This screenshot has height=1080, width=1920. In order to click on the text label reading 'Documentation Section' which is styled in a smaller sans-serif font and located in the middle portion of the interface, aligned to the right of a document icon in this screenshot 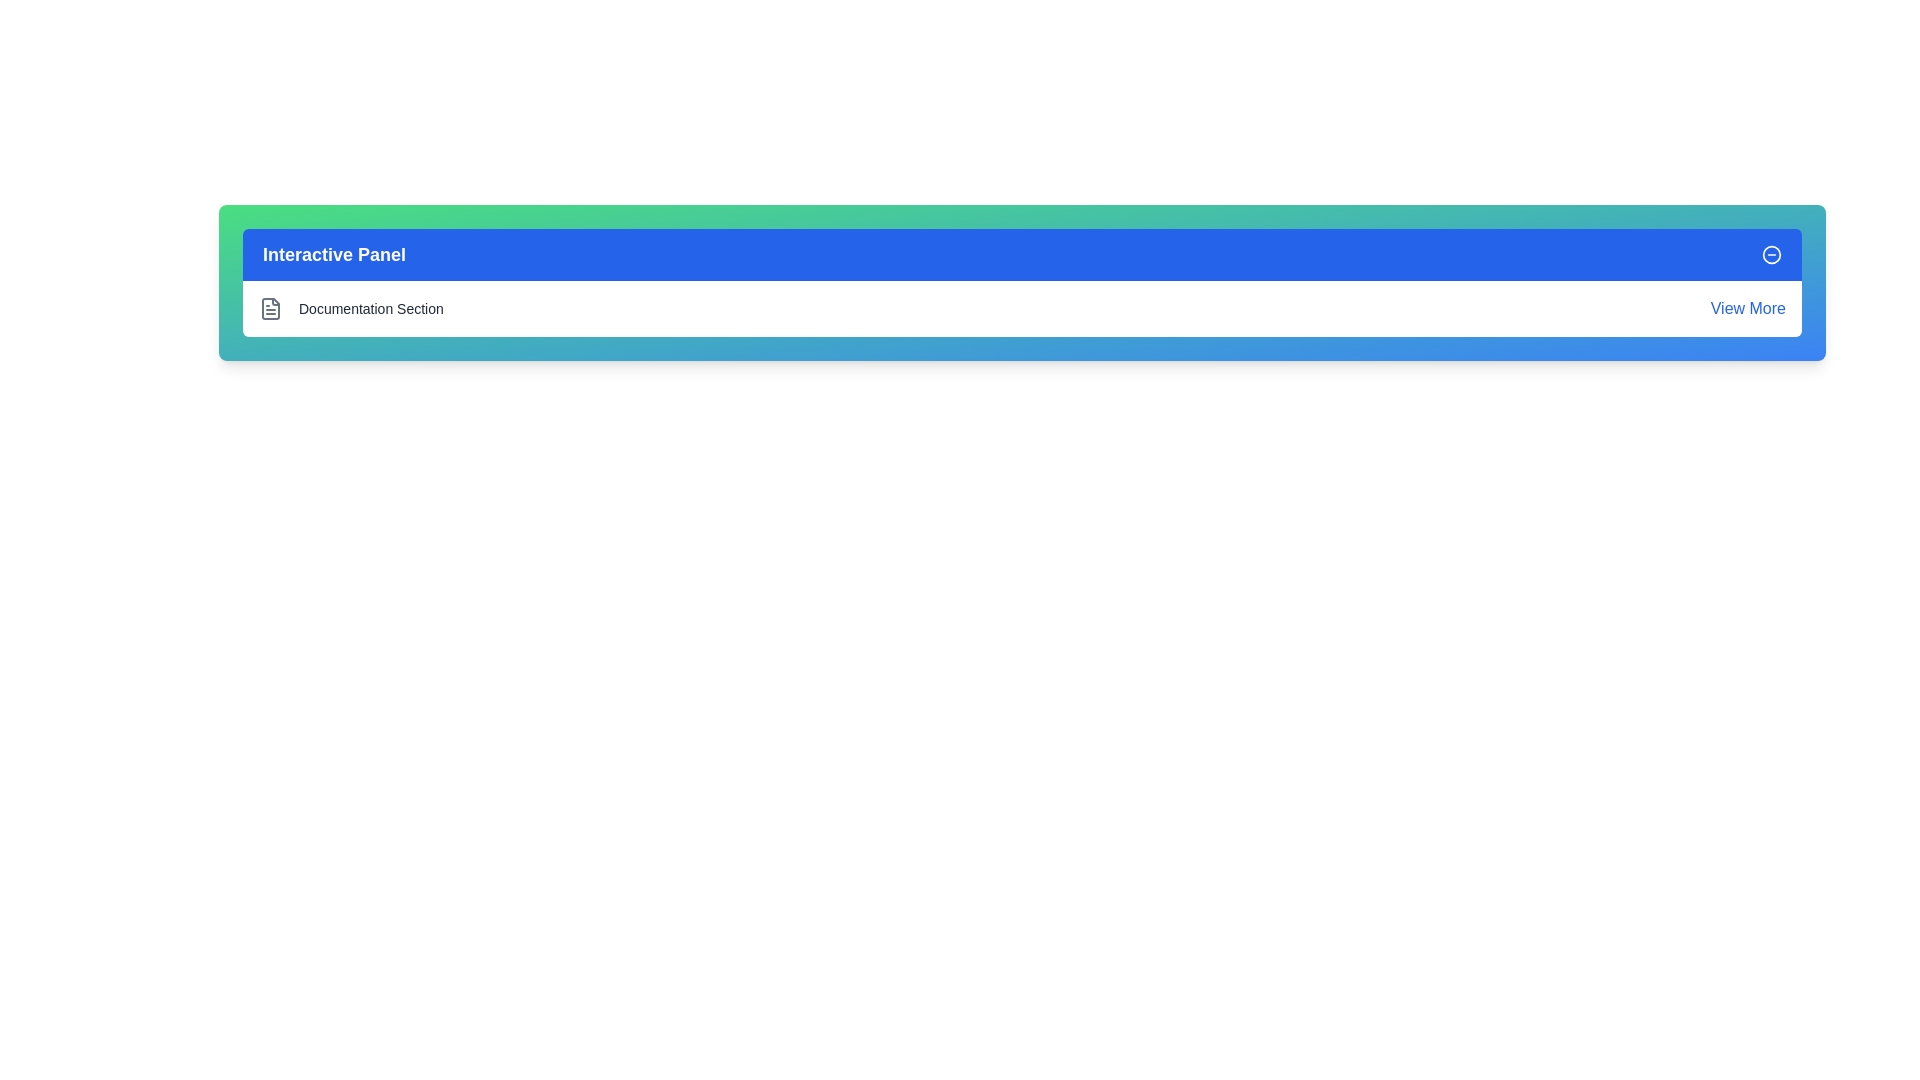, I will do `click(371, 308)`.